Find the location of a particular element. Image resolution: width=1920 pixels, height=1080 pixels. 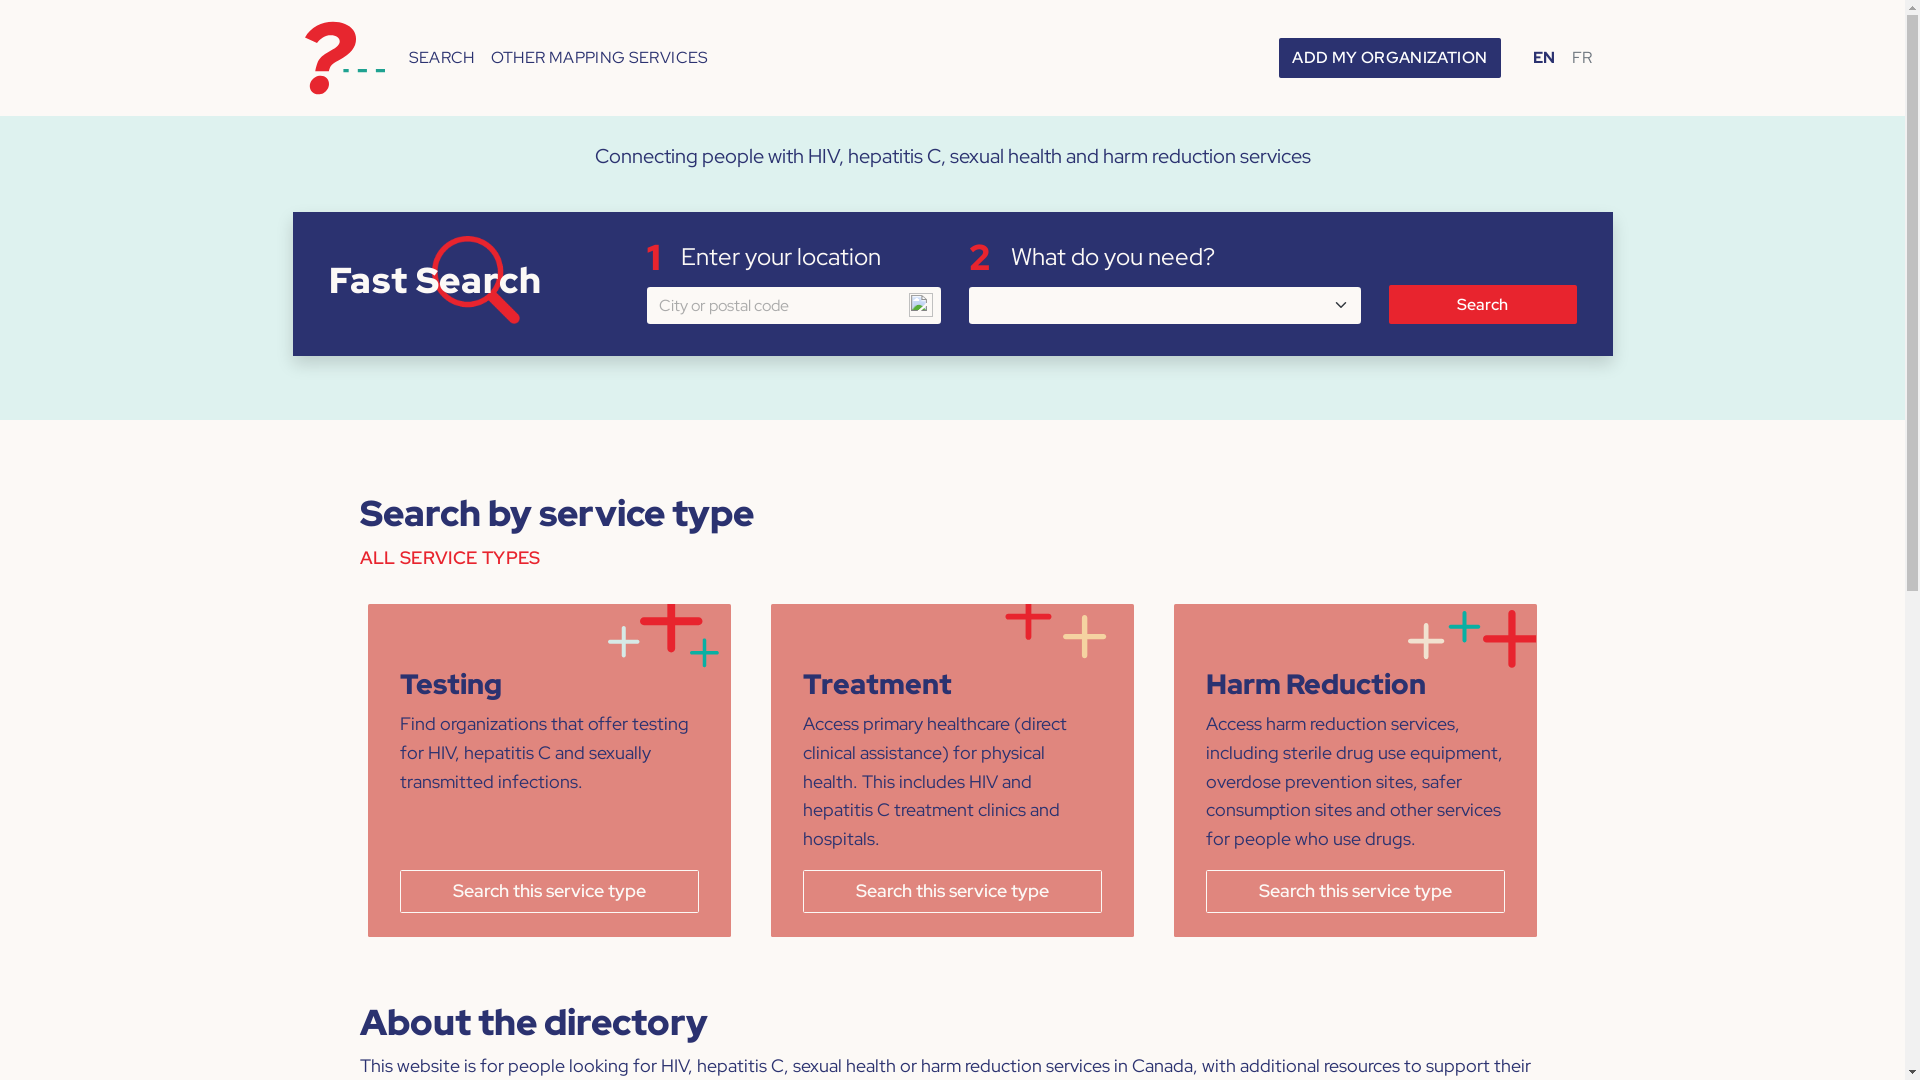

'ADD MY ORGANIZATION' is located at coordinates (1389, 56).